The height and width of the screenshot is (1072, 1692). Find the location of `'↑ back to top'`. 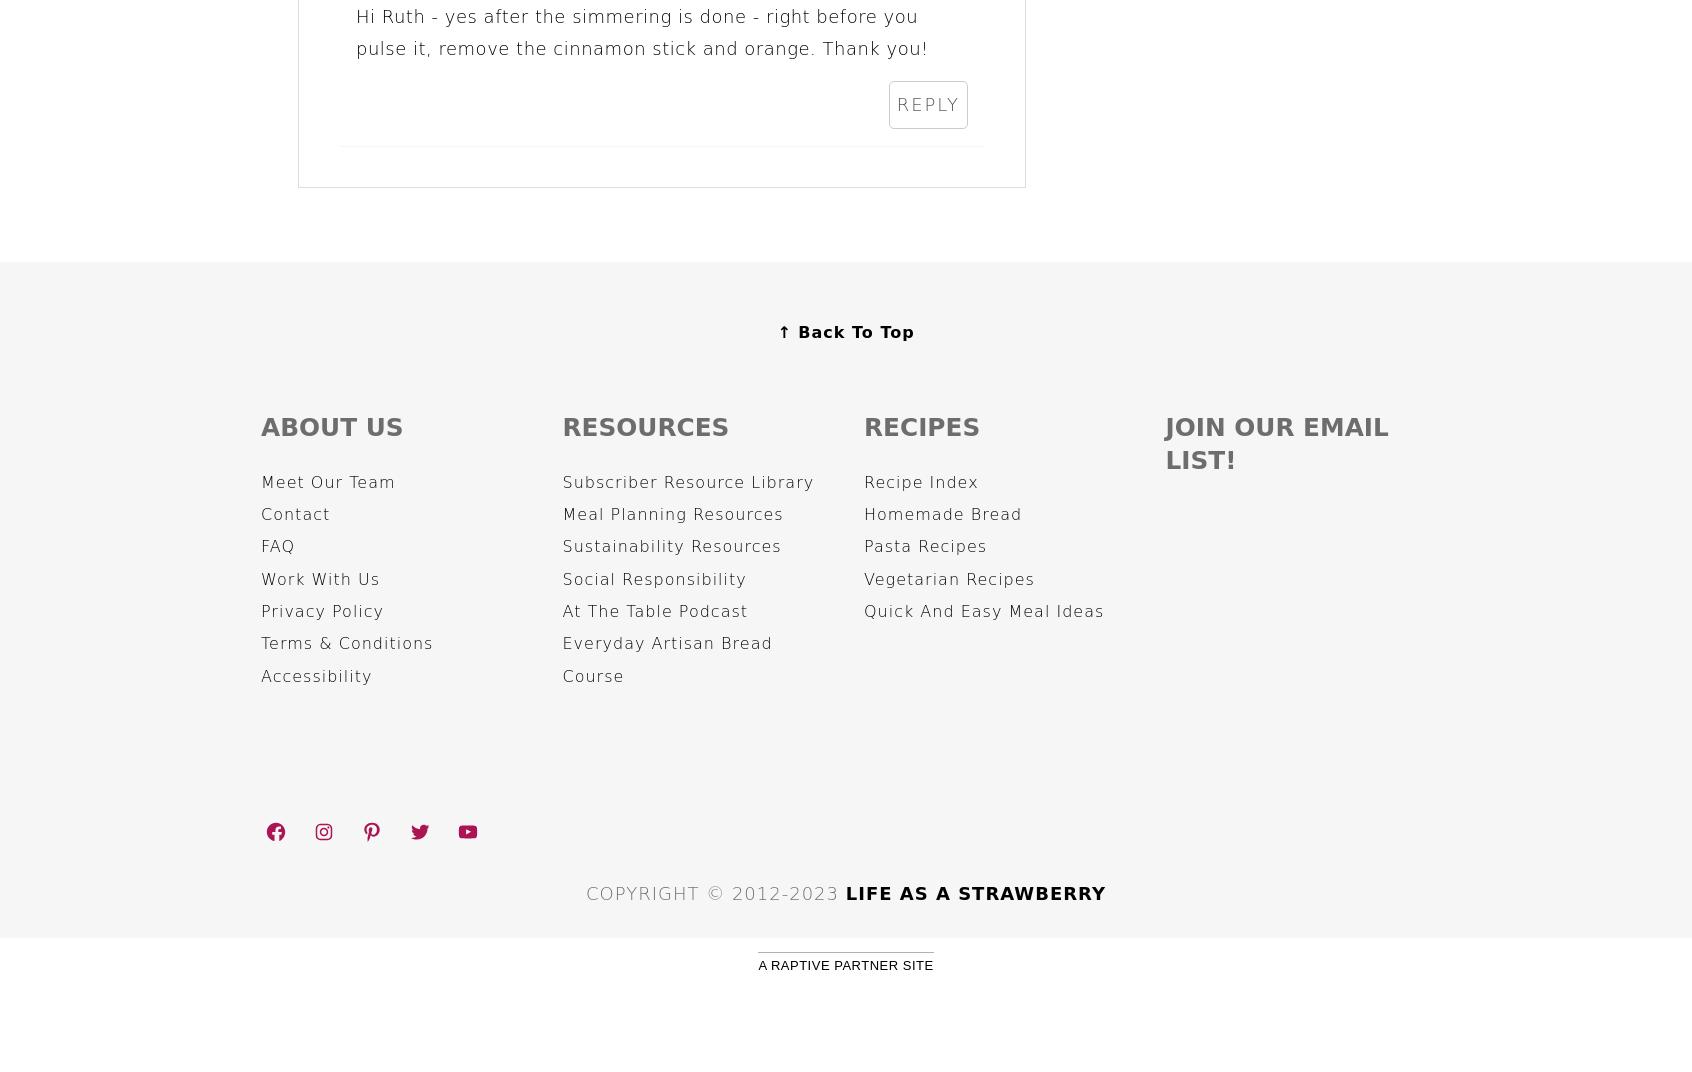

'↑ back to top' is located at coordinates (845, 330).